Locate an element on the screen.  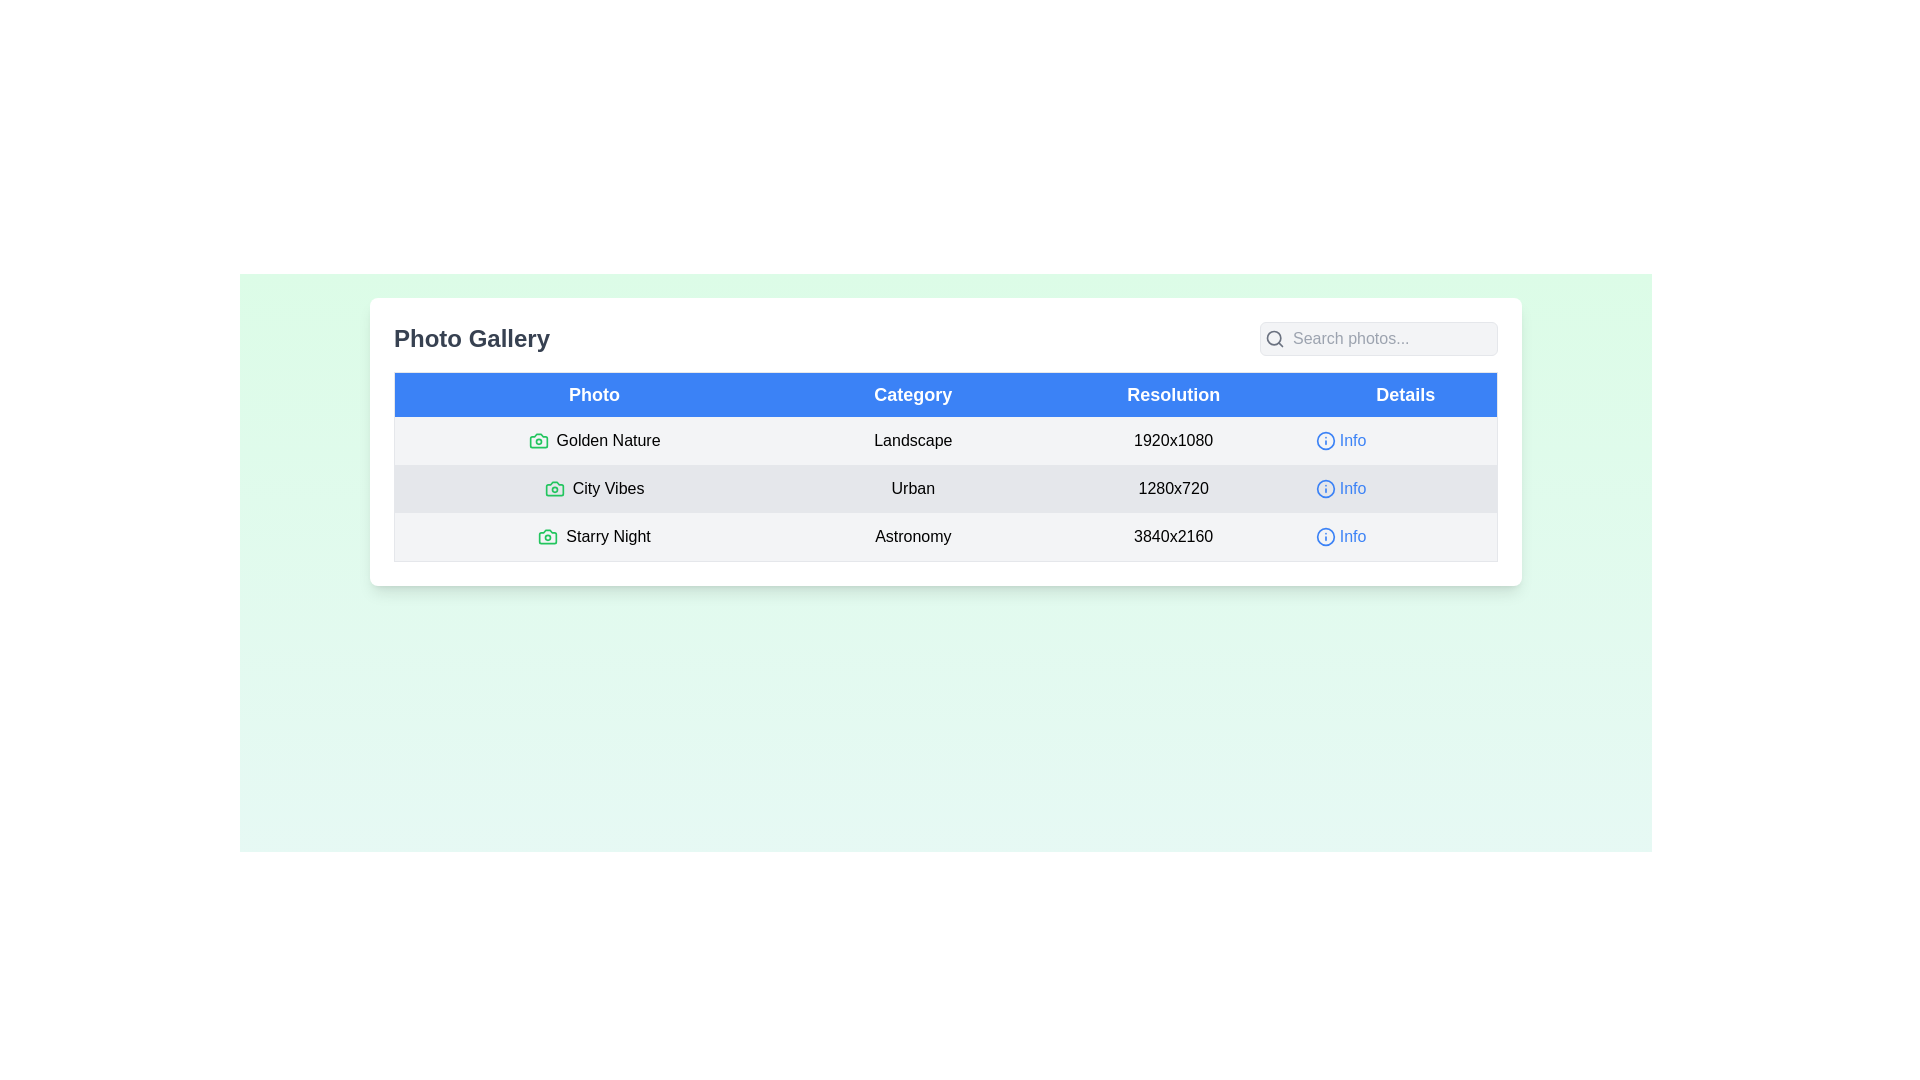
information displayed in the first row of the table, which contains a green icon, the text 'Golden Nature', the category 'Landscape', the resolution '1920x1080', and an interactive blue 'Info' button is located at coordinates (944, 439).